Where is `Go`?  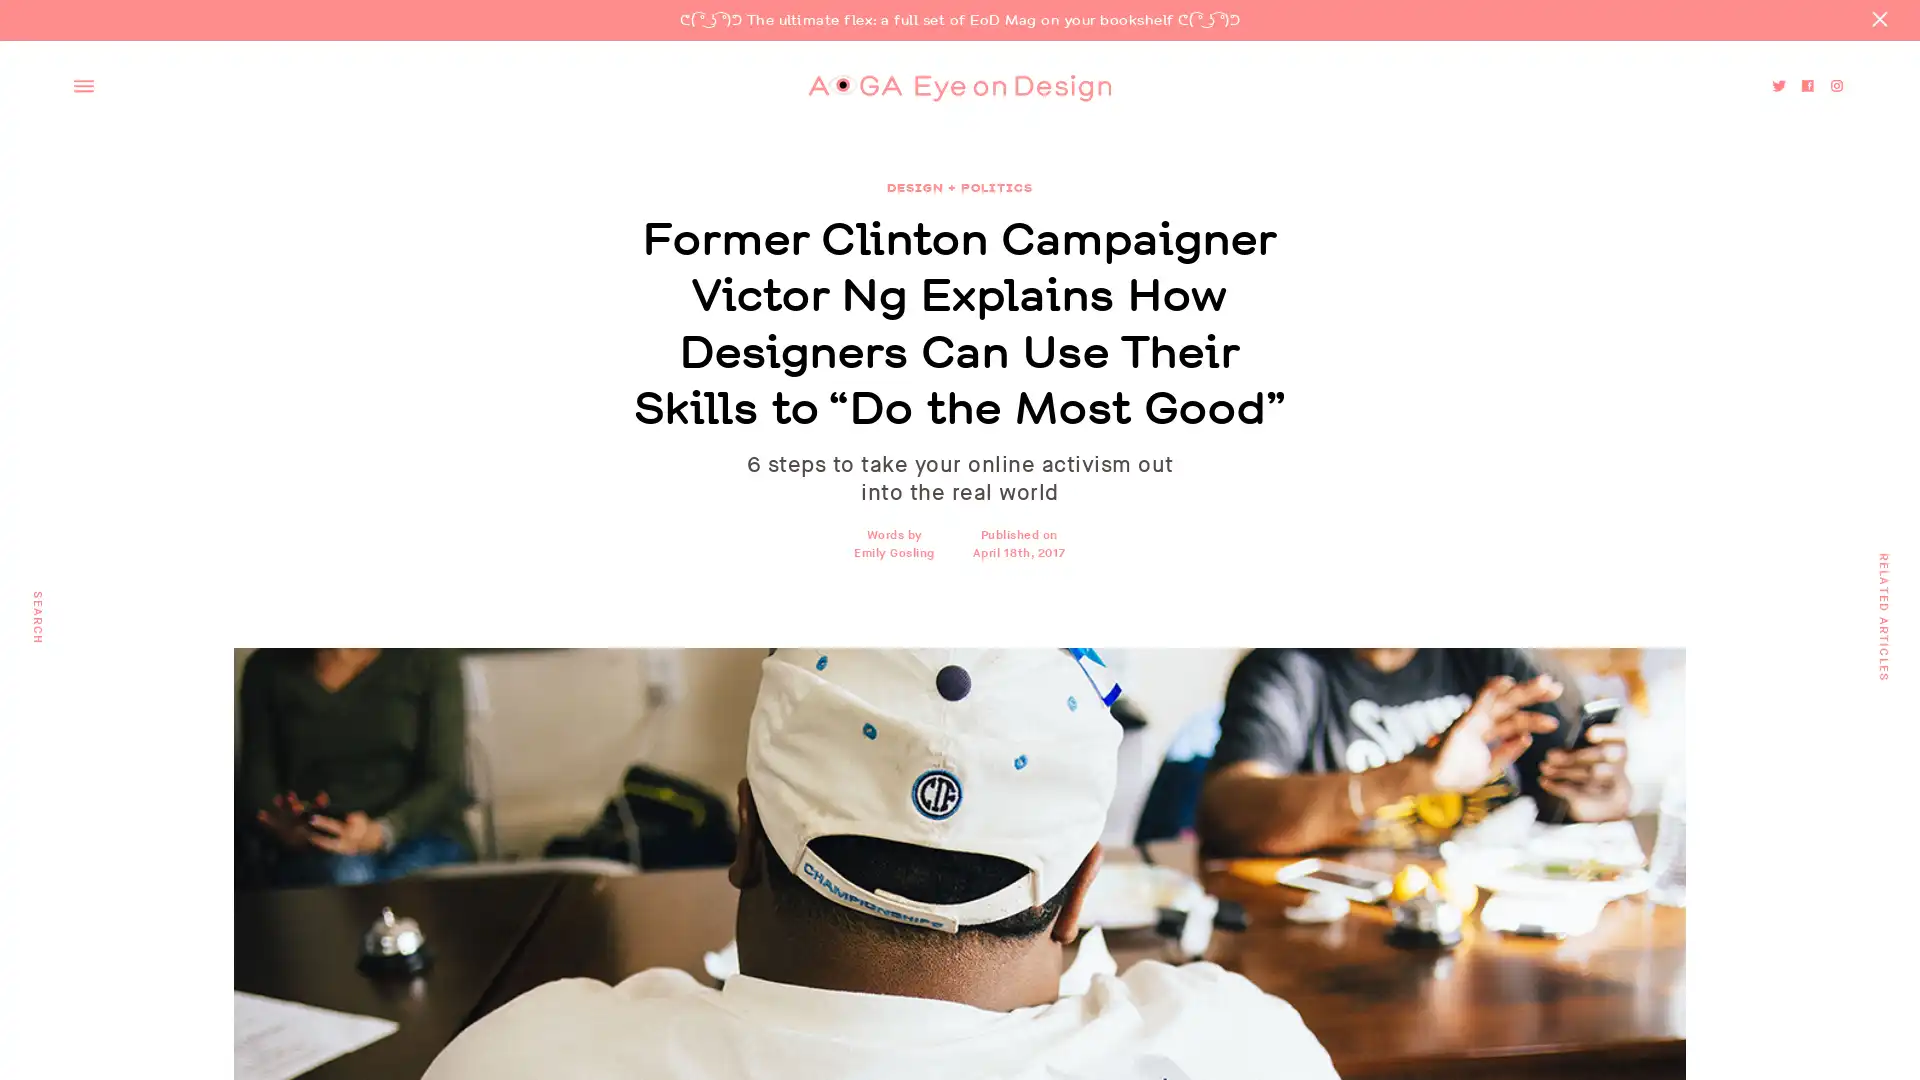 Go is located at coordinates (958, 761).